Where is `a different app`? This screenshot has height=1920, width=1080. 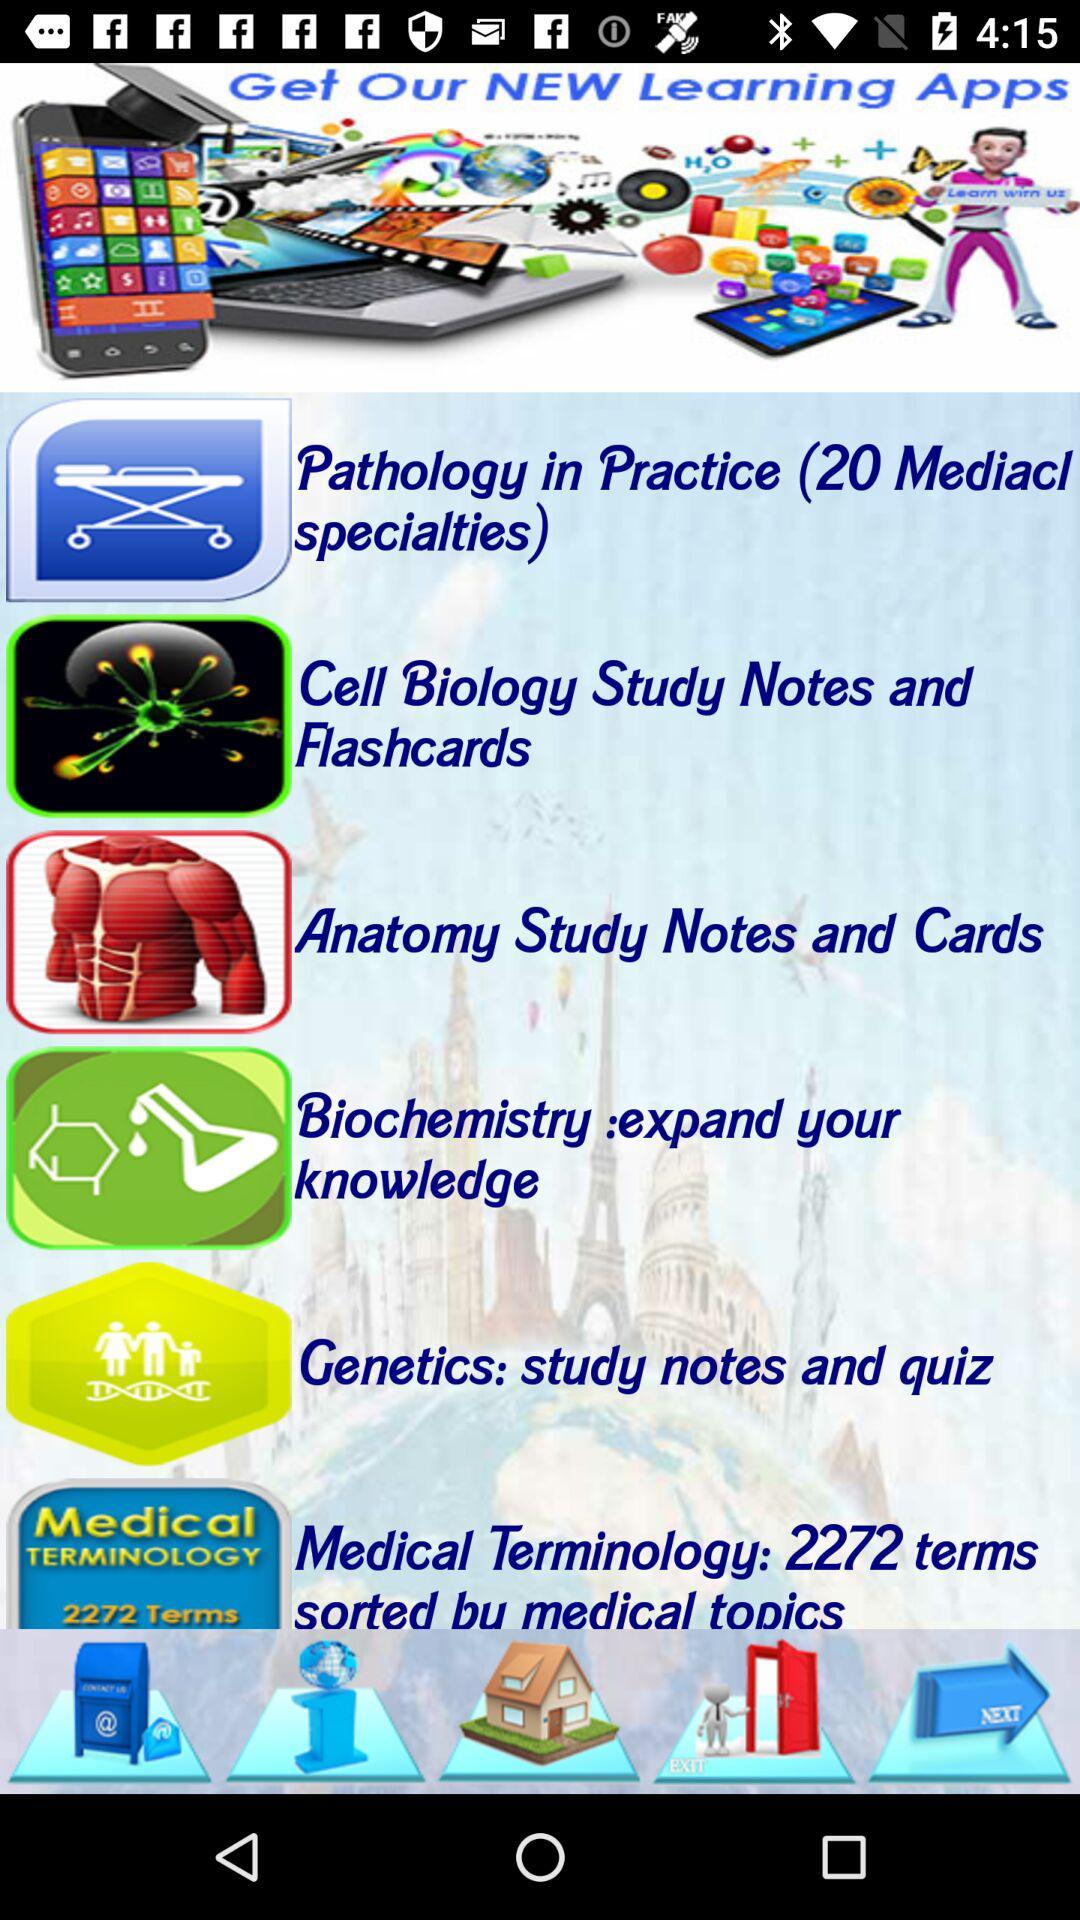
a different app is located at coordinates (540, 227).